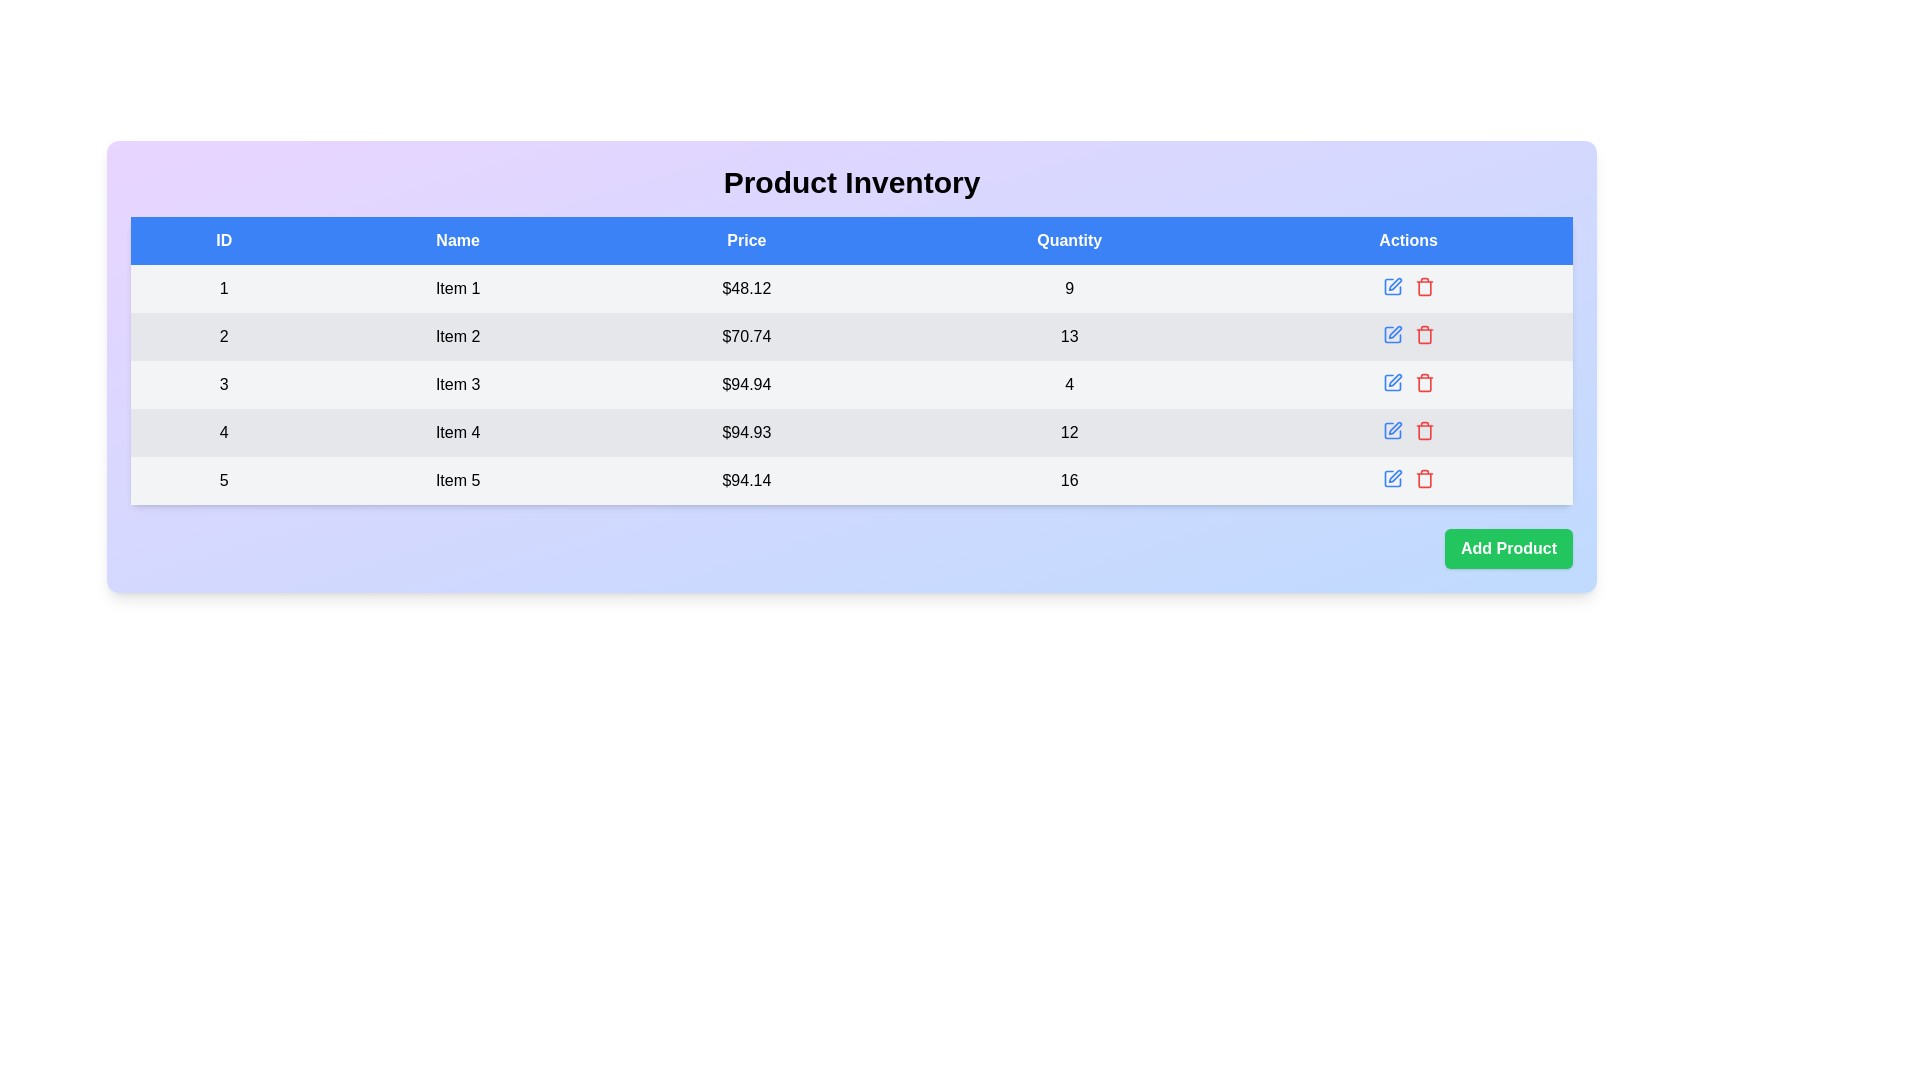 The width and height of the screenshot is (1920, 1080). What do you see at coordinates (1423, 478) in the screenshot?
I see `the deletion icon located in the Actions column of the last row in the table to initiate the delete action` at bounding box center [1423, 478].